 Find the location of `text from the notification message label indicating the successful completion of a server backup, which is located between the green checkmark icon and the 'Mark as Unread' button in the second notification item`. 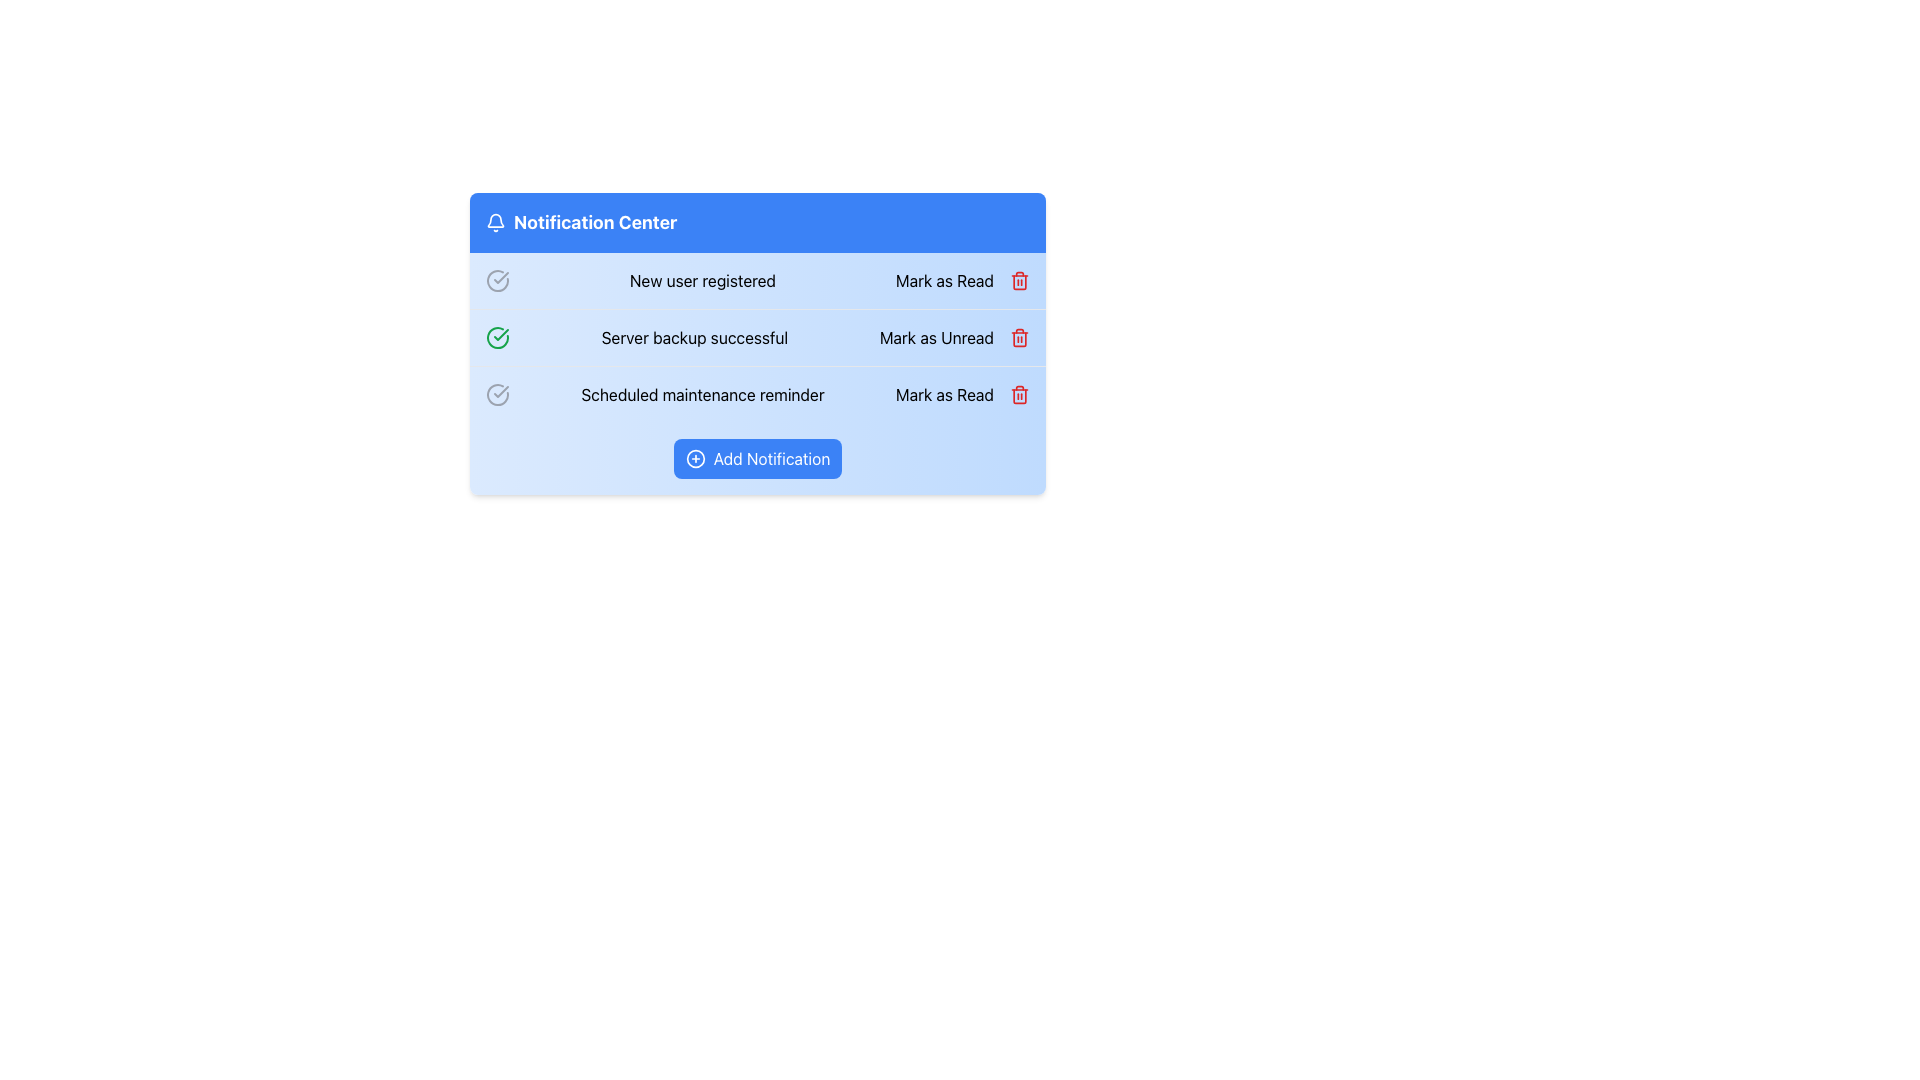

text from the notification message label indicating the successful completion of a server backup, which is located between the green checkmark icon and the 'Mark as Unread' button in the second notification item is located at coordinates (694, 337).